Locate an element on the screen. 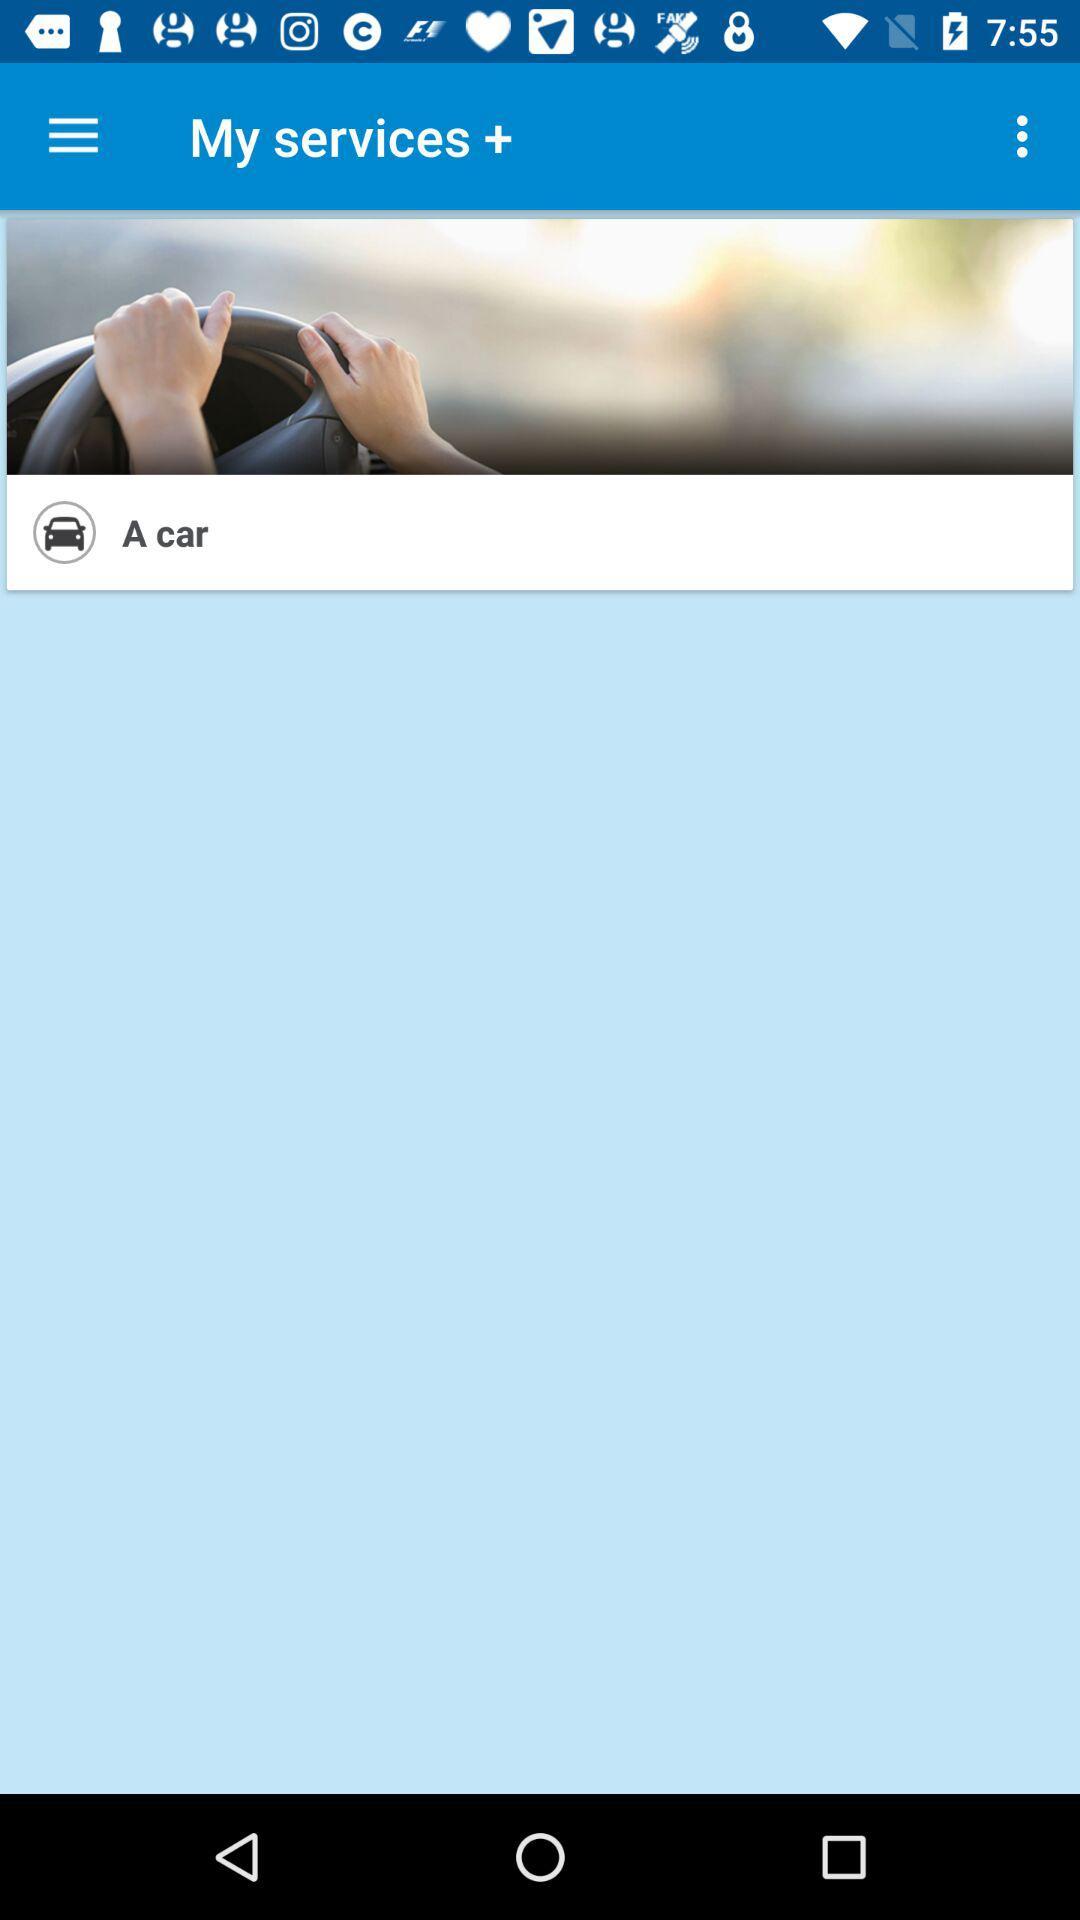 This screenshot has height=1920, width=1080. icon at the top right corner is located at coordinates (1027, 135).